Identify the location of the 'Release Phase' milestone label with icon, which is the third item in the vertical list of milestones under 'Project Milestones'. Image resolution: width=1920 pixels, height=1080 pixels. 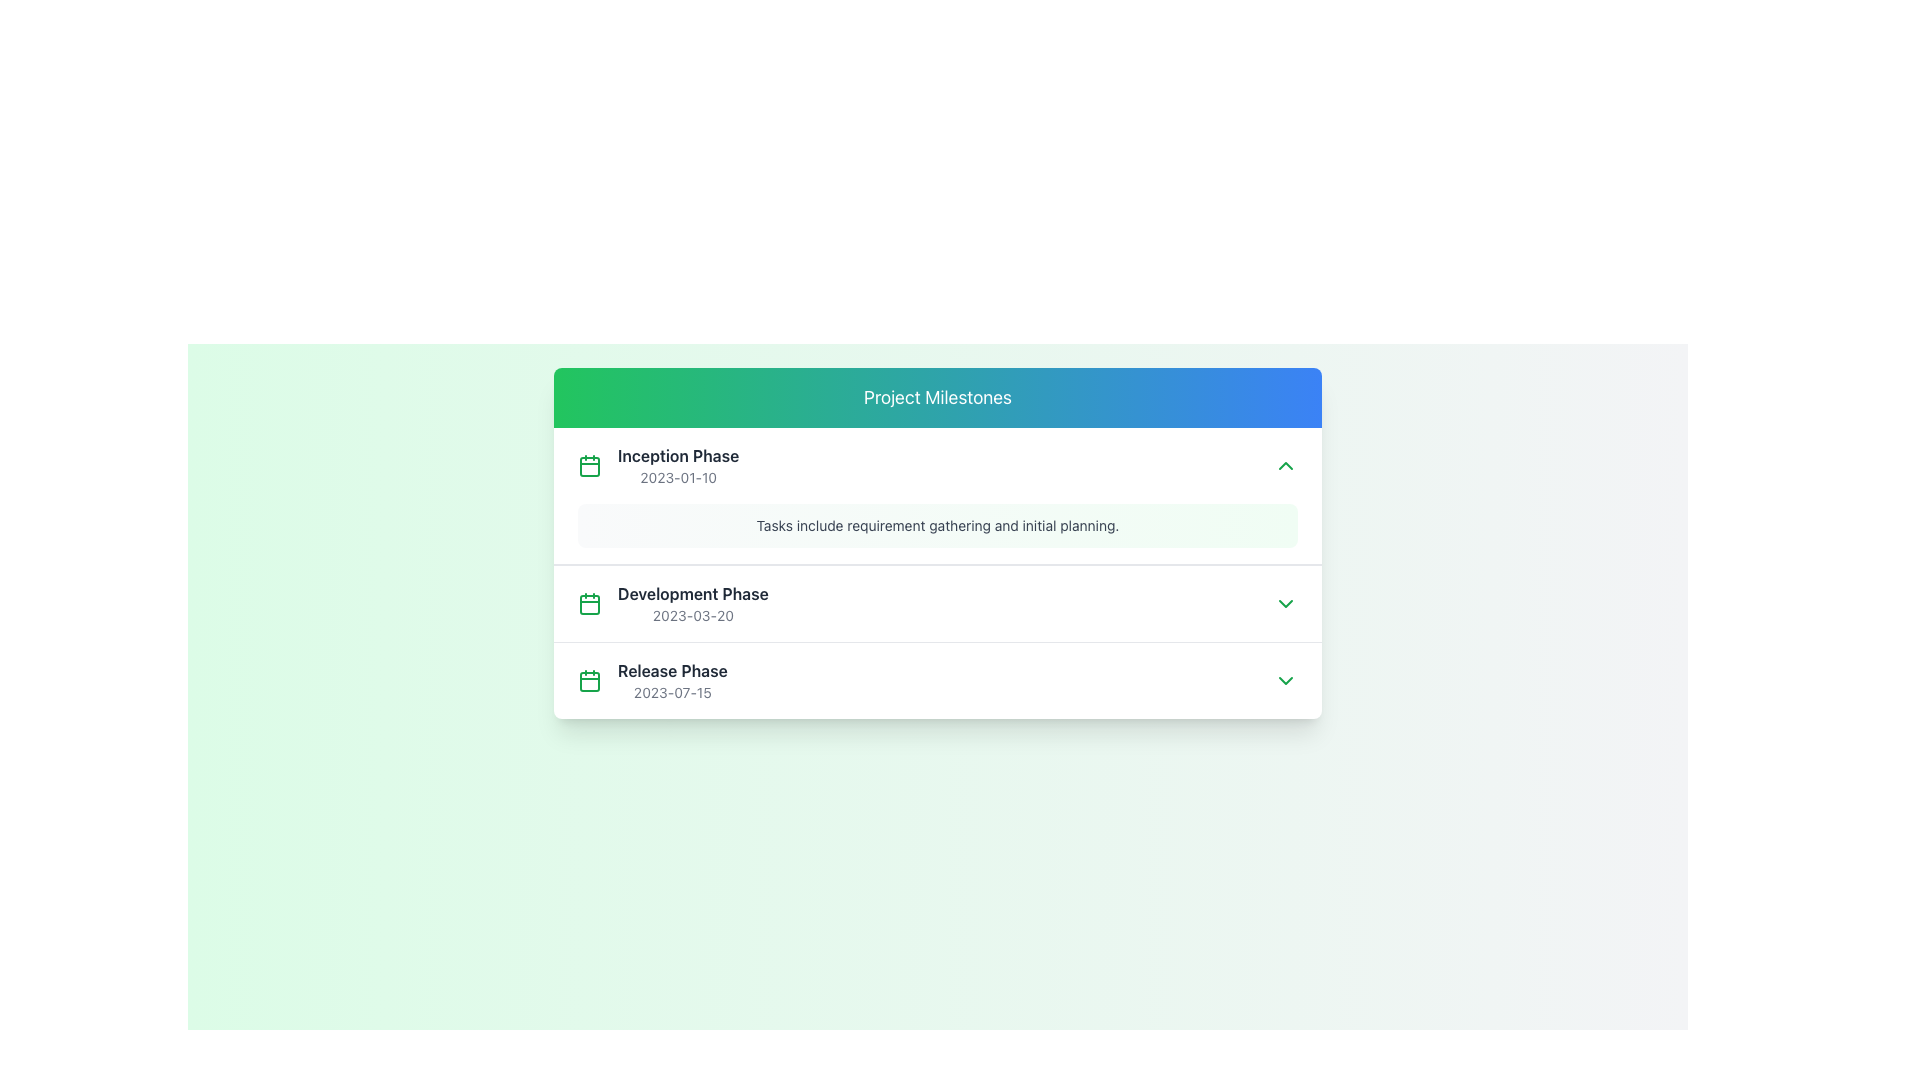
(652, 680).